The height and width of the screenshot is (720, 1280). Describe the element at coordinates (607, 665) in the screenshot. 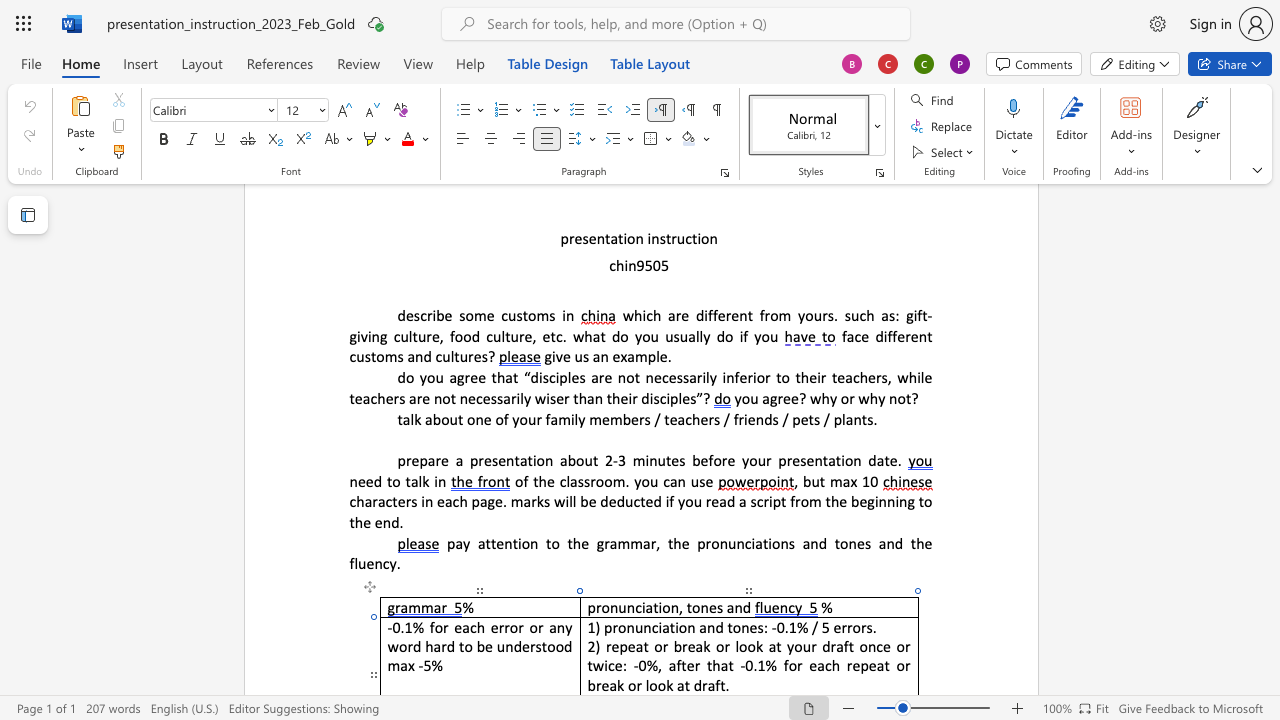

I see `the space between the continuous character "i" and "c" in the text` at that location.